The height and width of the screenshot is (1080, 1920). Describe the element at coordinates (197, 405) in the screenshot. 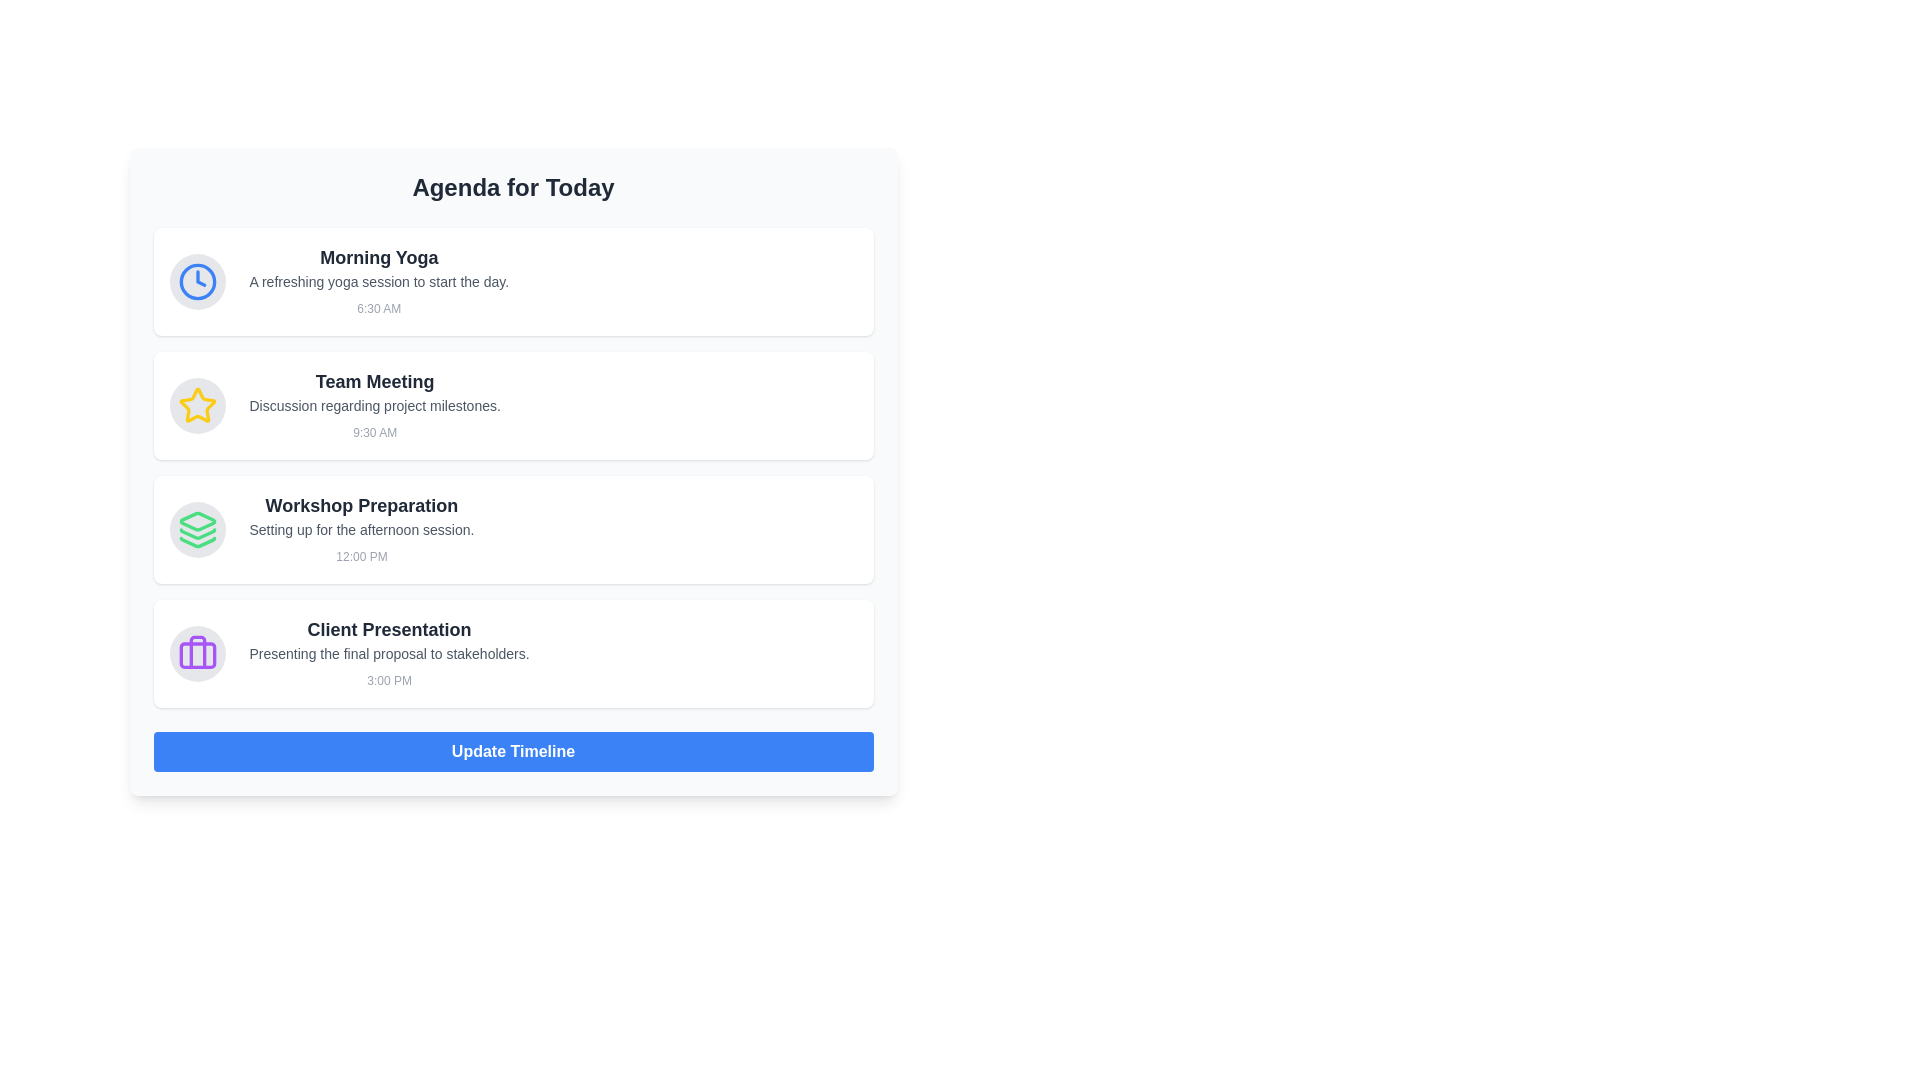

I see `the yellow star icon within the 'Team Meeting' list item, which is positioned towards the left side of the item, preceding the text 'Team Meeting'` at that location.